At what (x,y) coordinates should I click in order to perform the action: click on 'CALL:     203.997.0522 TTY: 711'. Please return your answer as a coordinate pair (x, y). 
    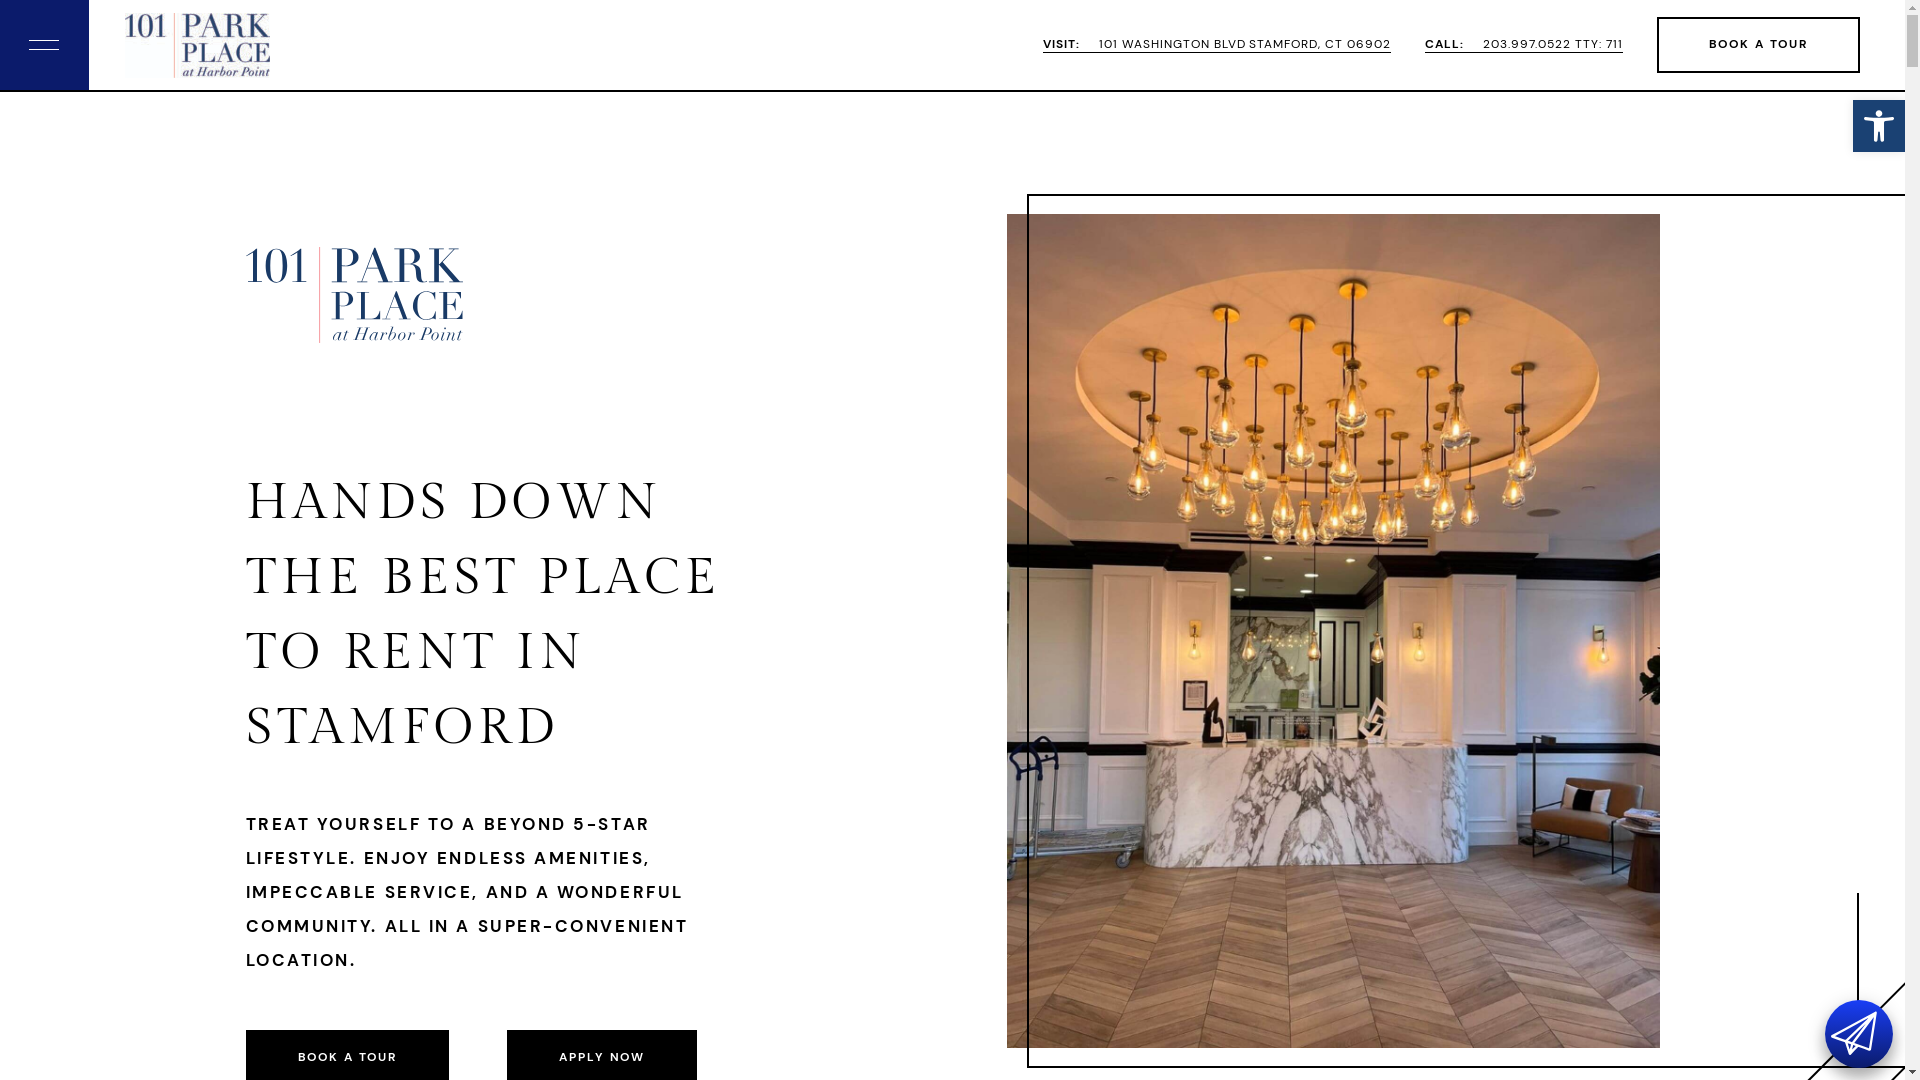
    Looking at the image, I should click on (1522, 45).